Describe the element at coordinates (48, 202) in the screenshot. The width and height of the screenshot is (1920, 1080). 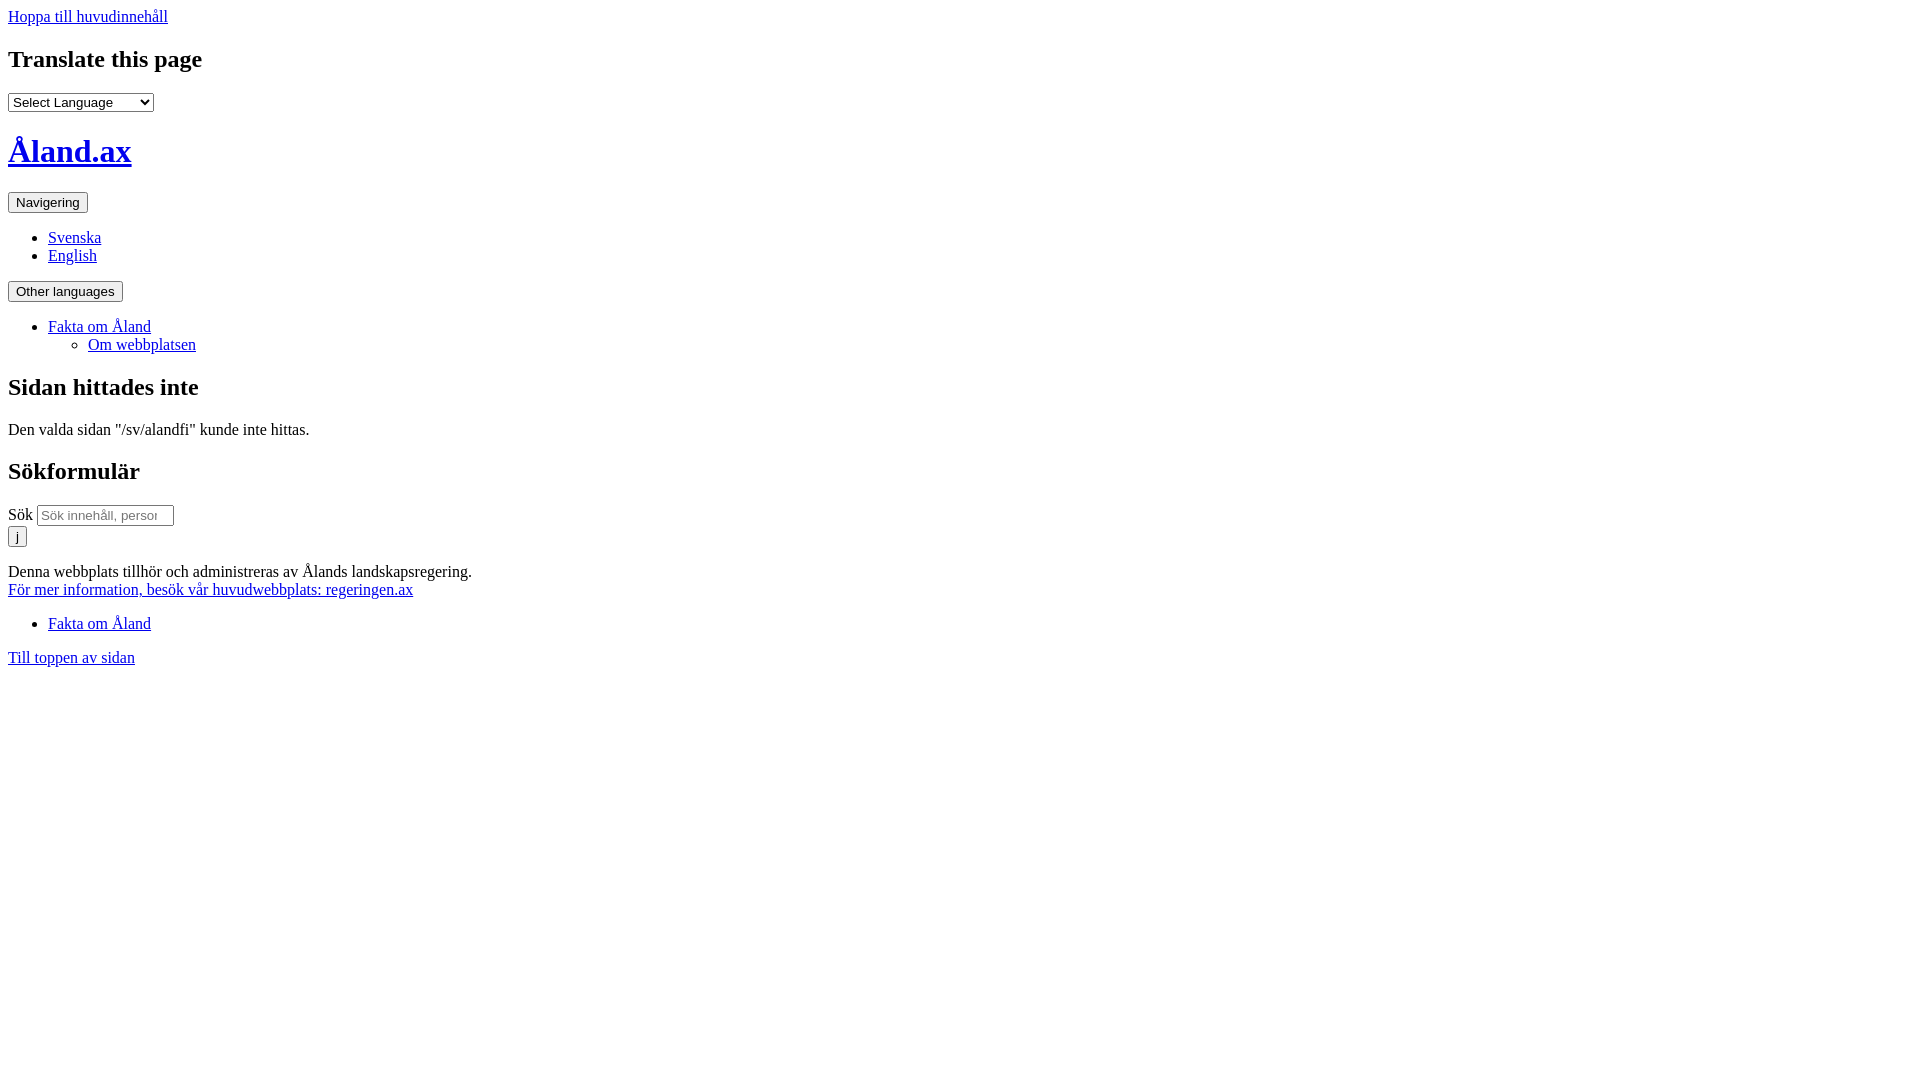
I see `'Navigering'` at that location.